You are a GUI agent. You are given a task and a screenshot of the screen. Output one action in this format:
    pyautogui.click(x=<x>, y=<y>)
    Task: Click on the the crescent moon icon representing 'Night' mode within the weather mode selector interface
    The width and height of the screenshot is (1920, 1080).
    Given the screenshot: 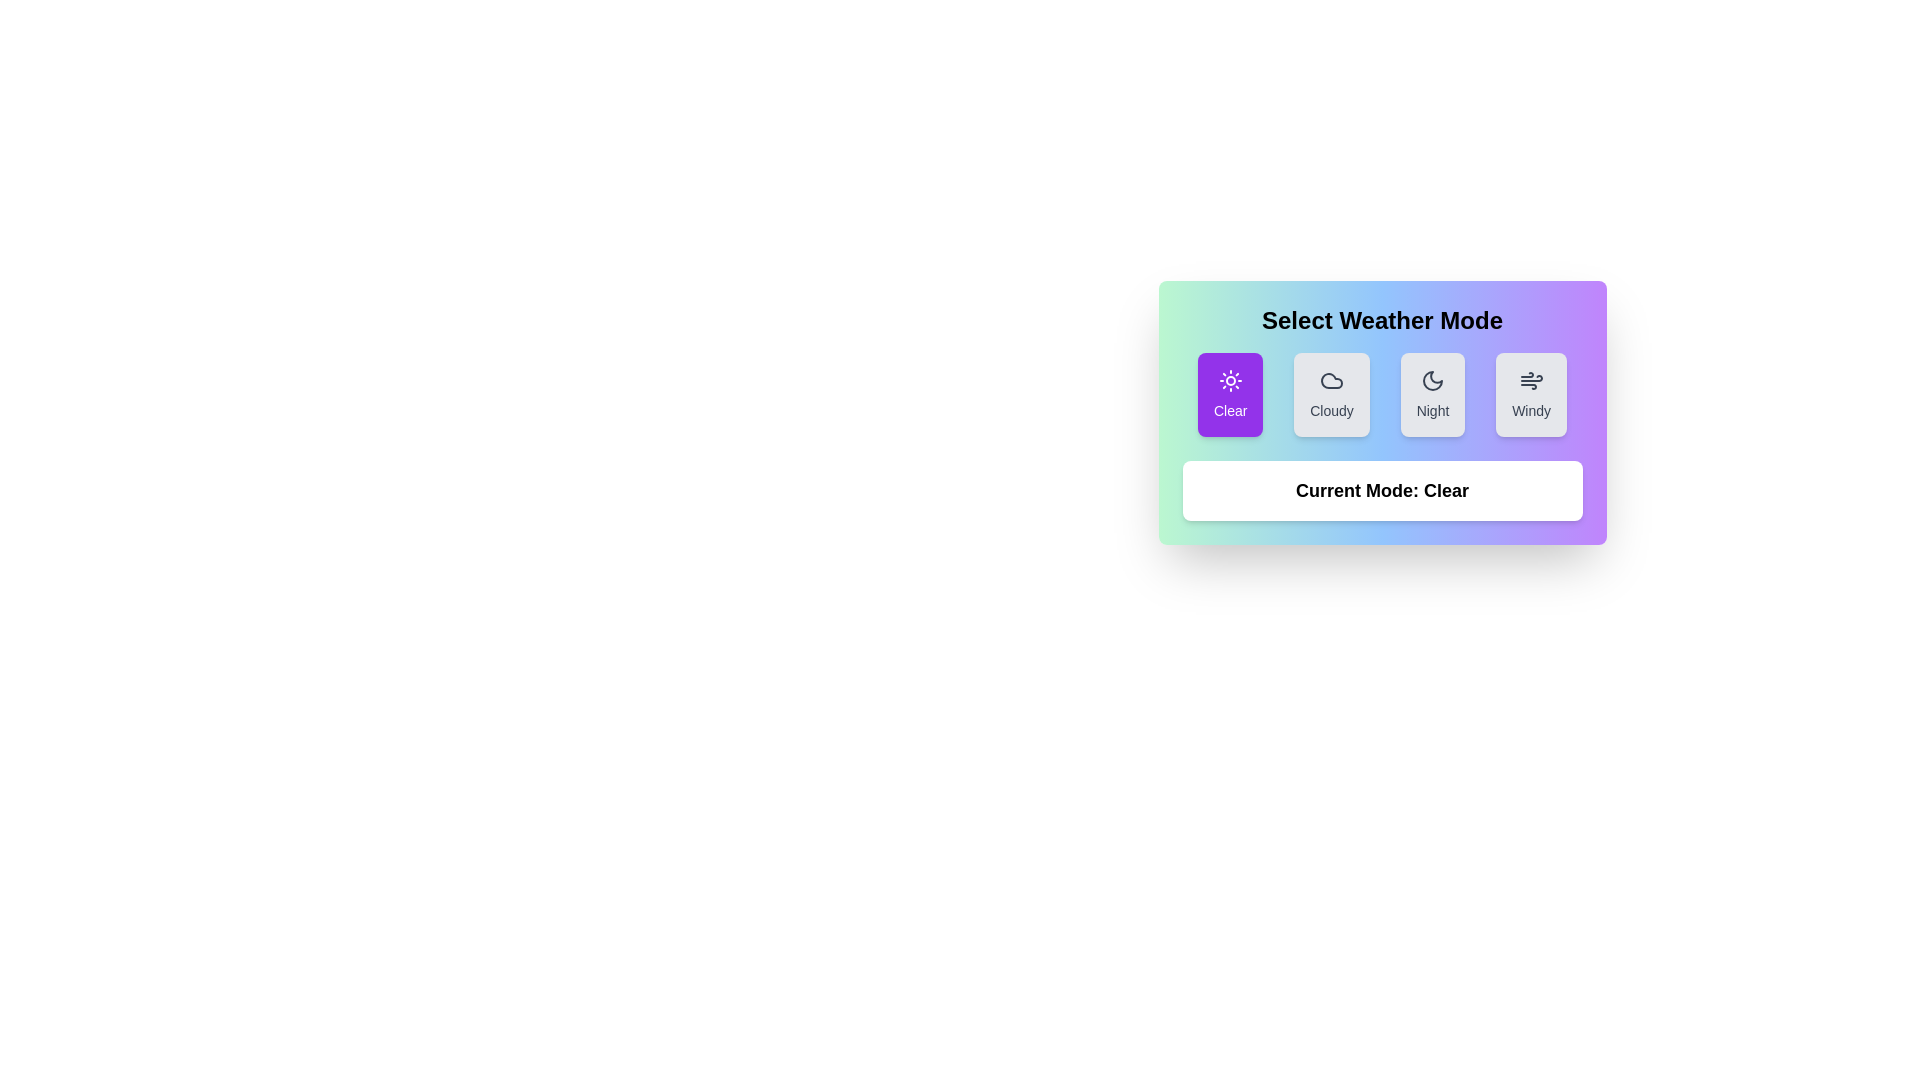 What is the action you would take?
    pyautogui.click(x=1431, y=381)
    